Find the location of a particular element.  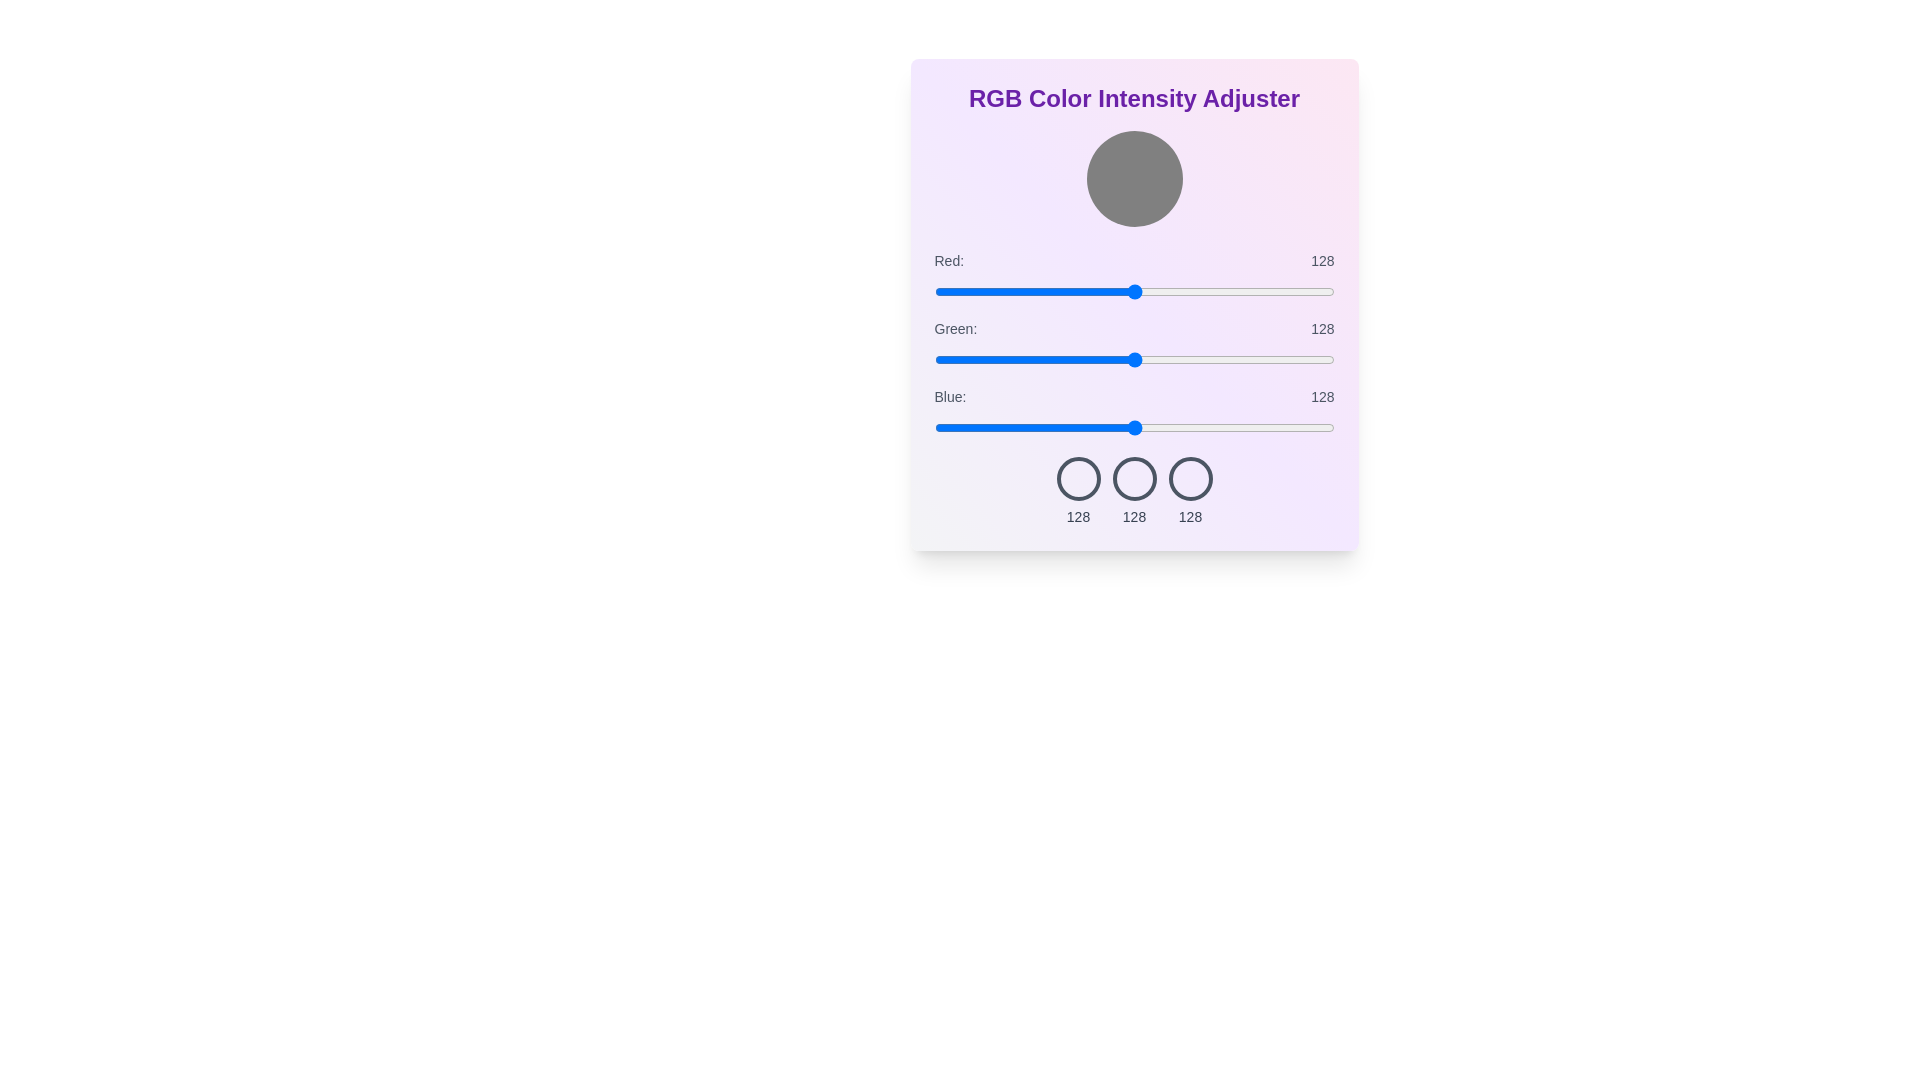

the green slider to set its intensity to 77 is located at coordinates (1054, 358).